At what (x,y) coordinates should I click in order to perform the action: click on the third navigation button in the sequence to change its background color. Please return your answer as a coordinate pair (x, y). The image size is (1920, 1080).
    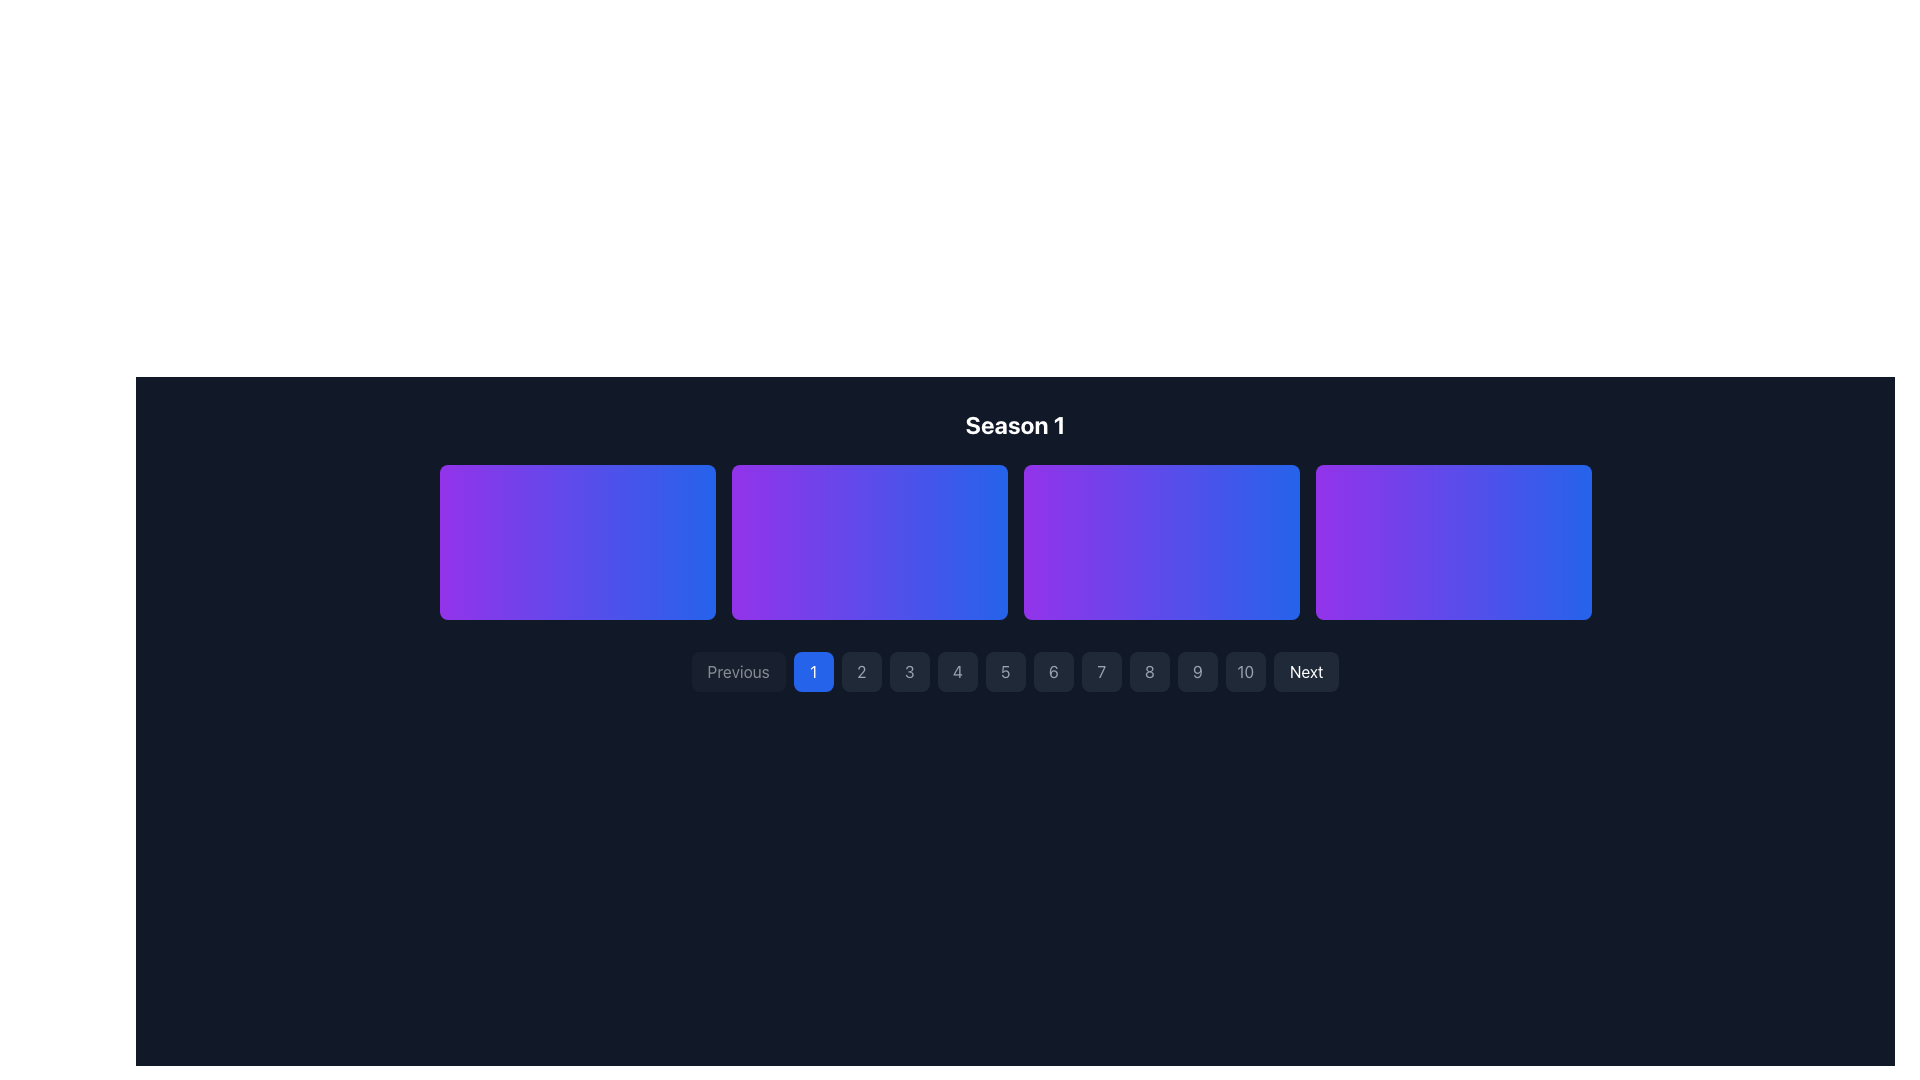
    Looking at the image, I should click on (908, 672).